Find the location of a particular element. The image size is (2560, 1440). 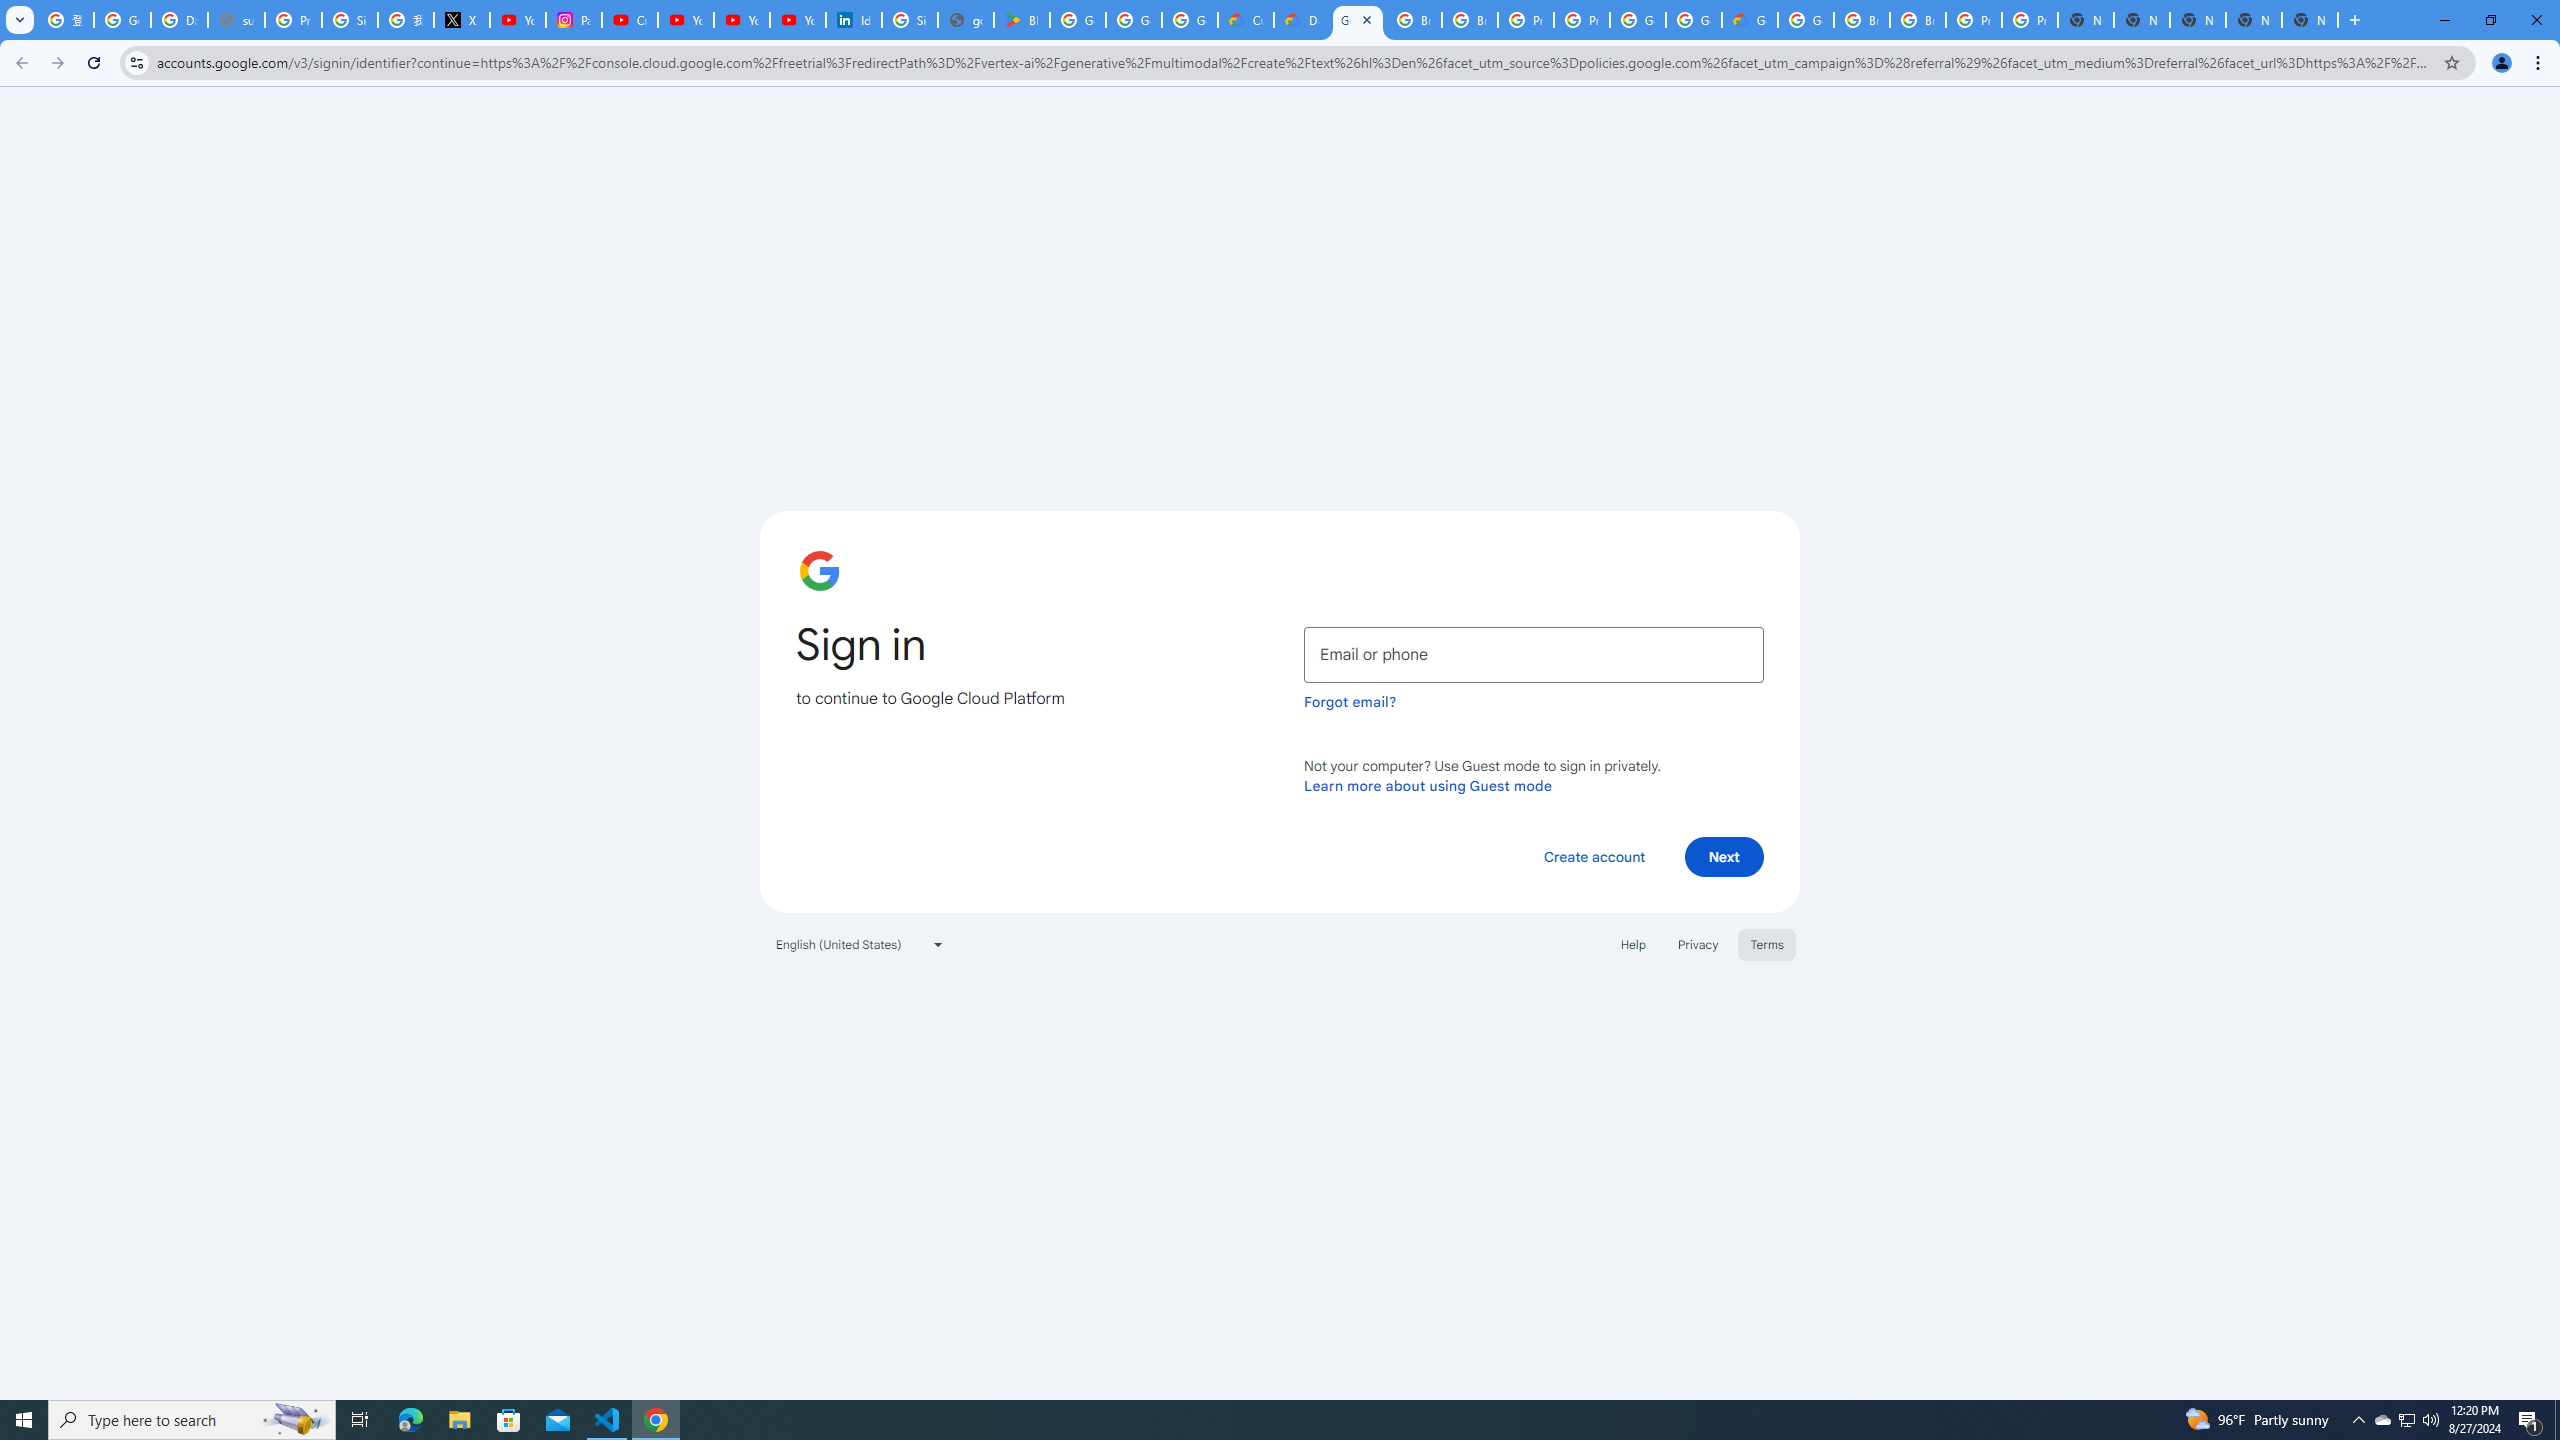

'Forgot email?' is located at coordinates (1349, 701).